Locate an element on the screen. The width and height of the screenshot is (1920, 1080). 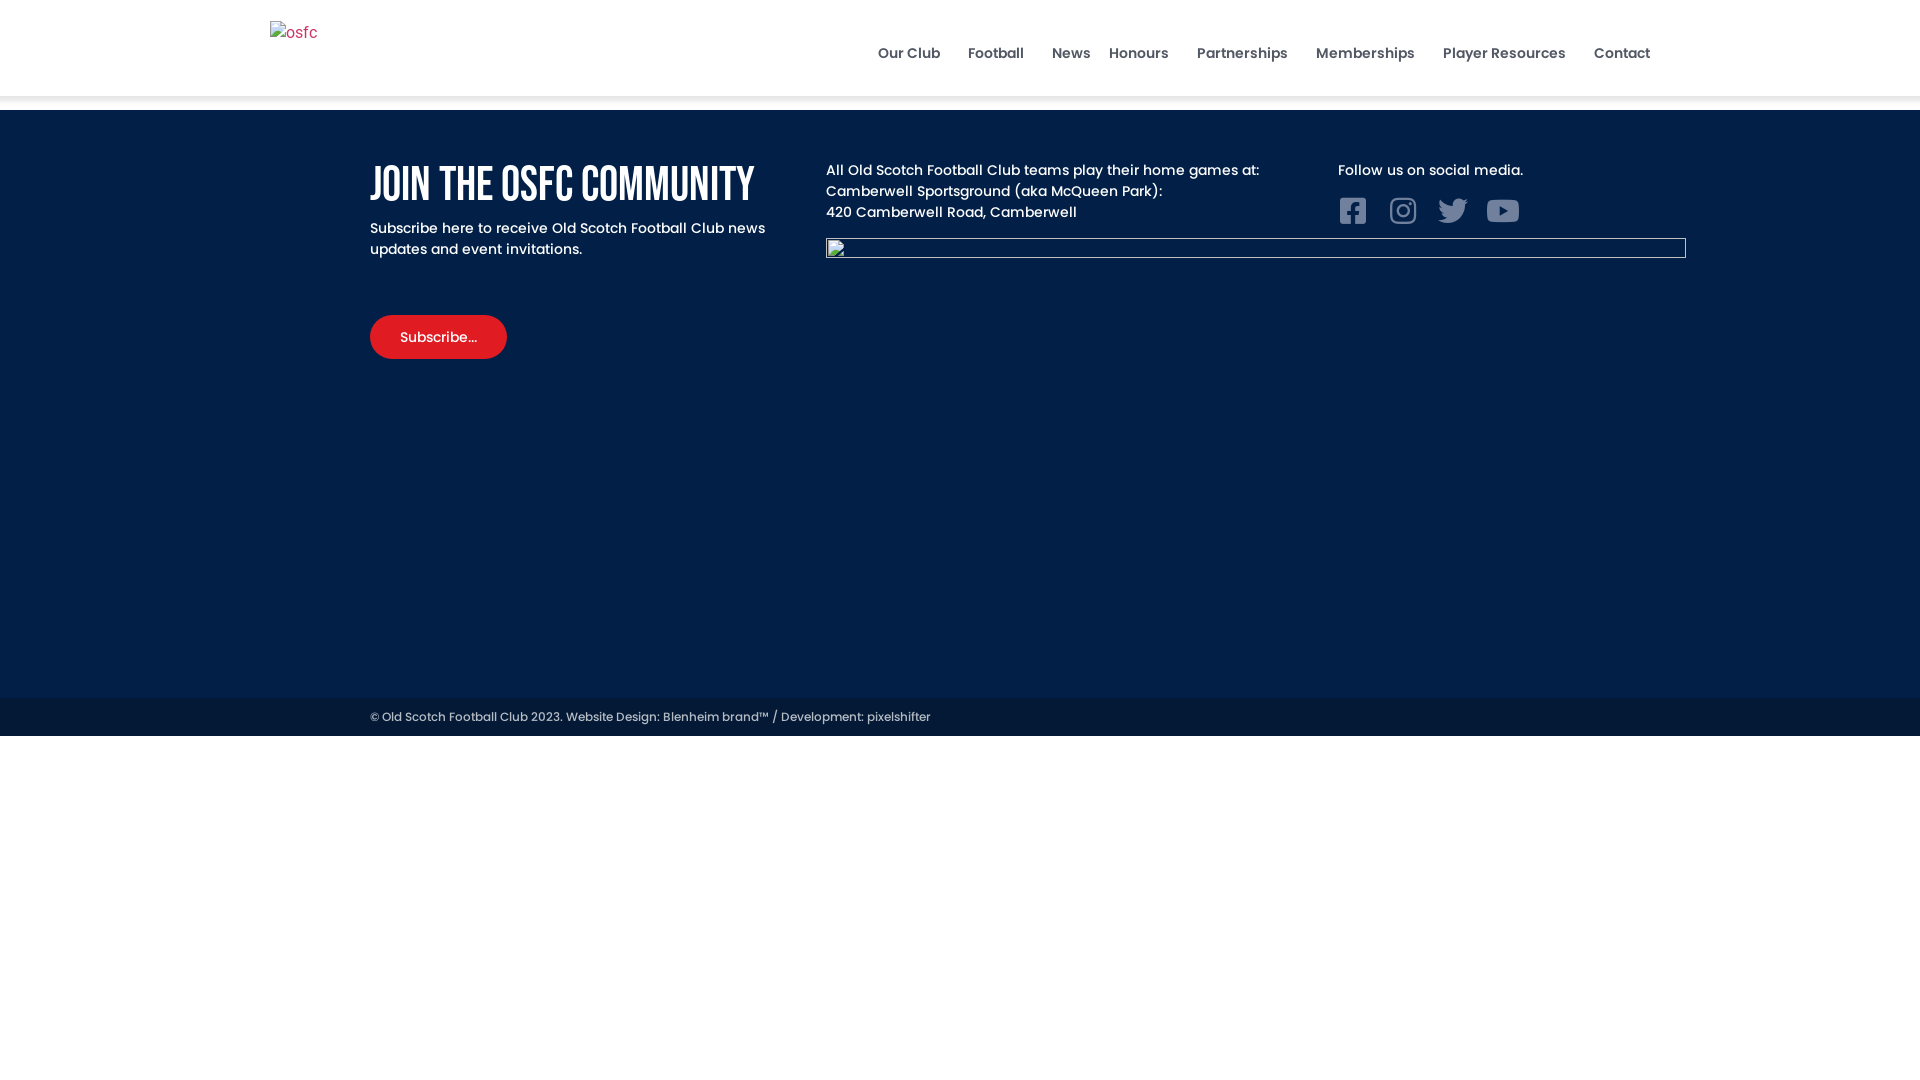
'420 Camberwell Road, Camberwell' is located at coordinates (950, 212).